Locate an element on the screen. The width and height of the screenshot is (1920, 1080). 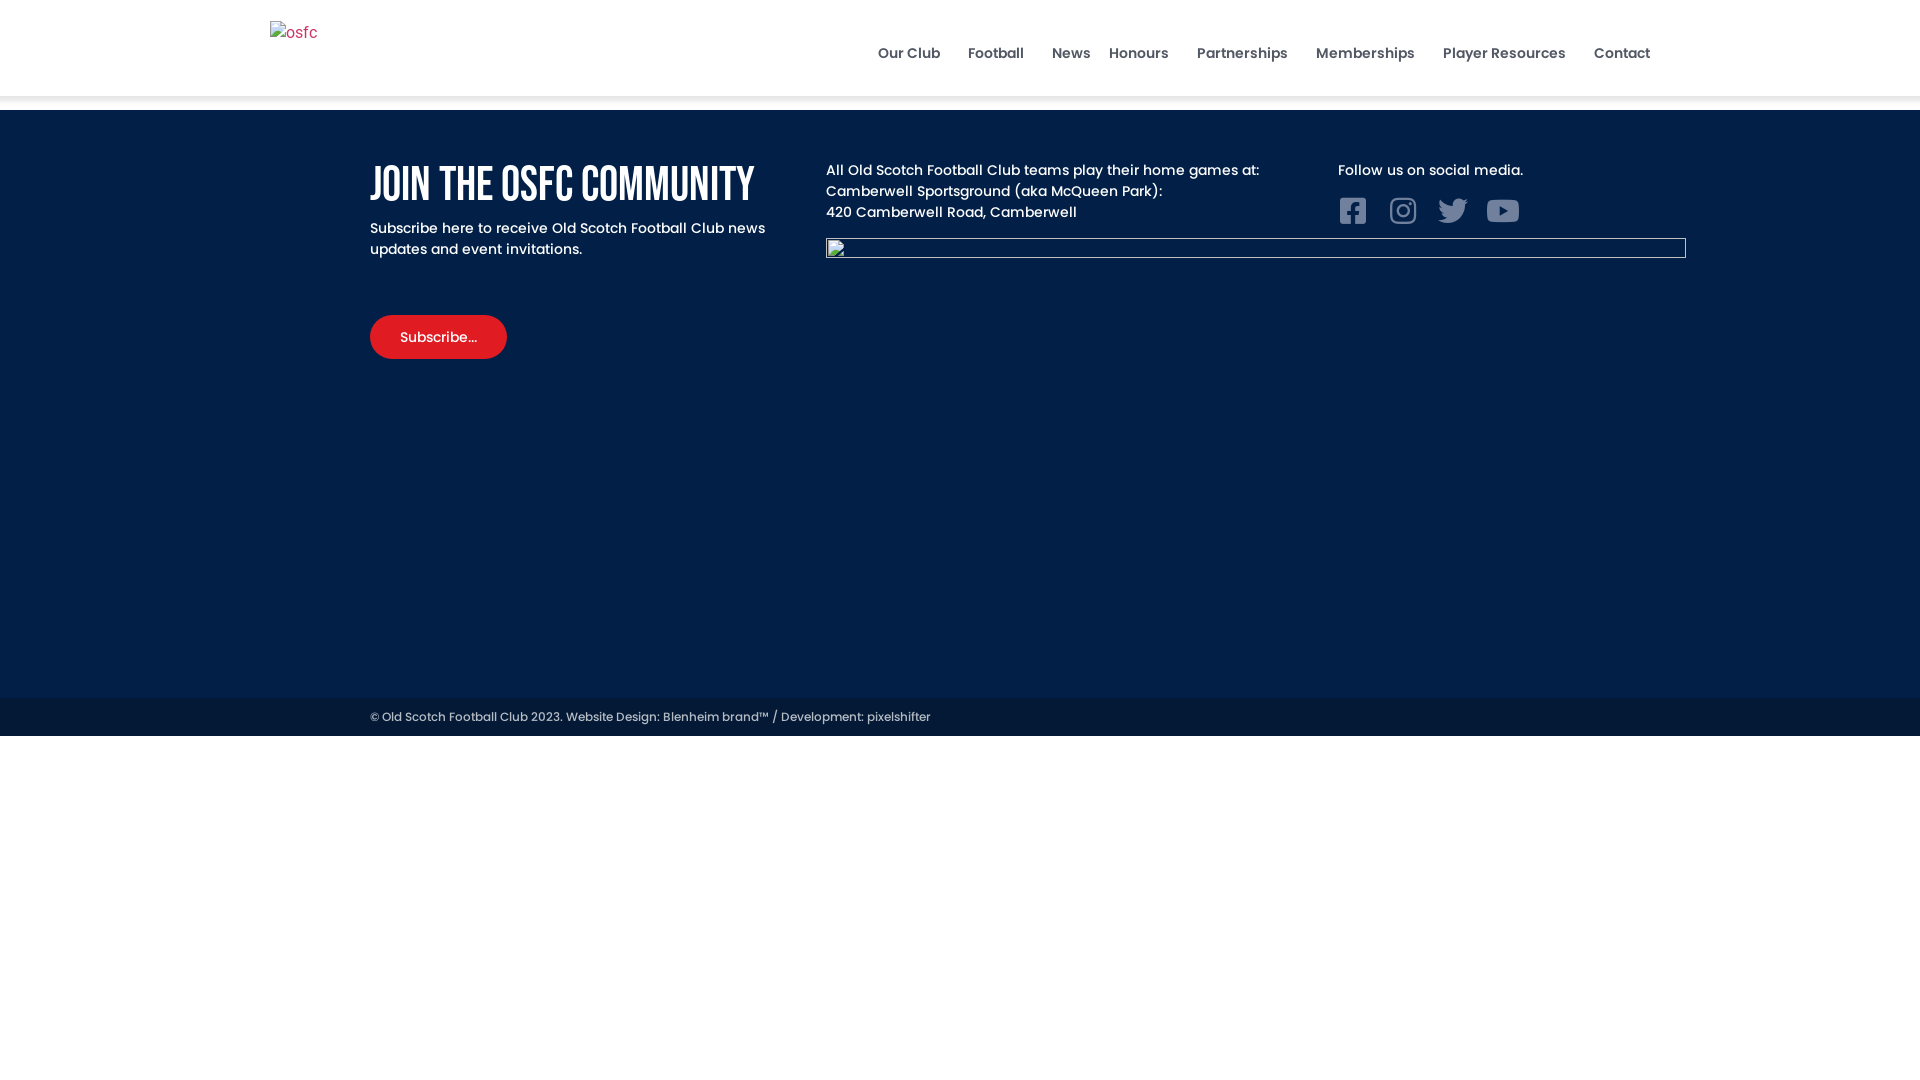
'420 Camberwell Road, Camberwell' is located at coordinates (950, 212).